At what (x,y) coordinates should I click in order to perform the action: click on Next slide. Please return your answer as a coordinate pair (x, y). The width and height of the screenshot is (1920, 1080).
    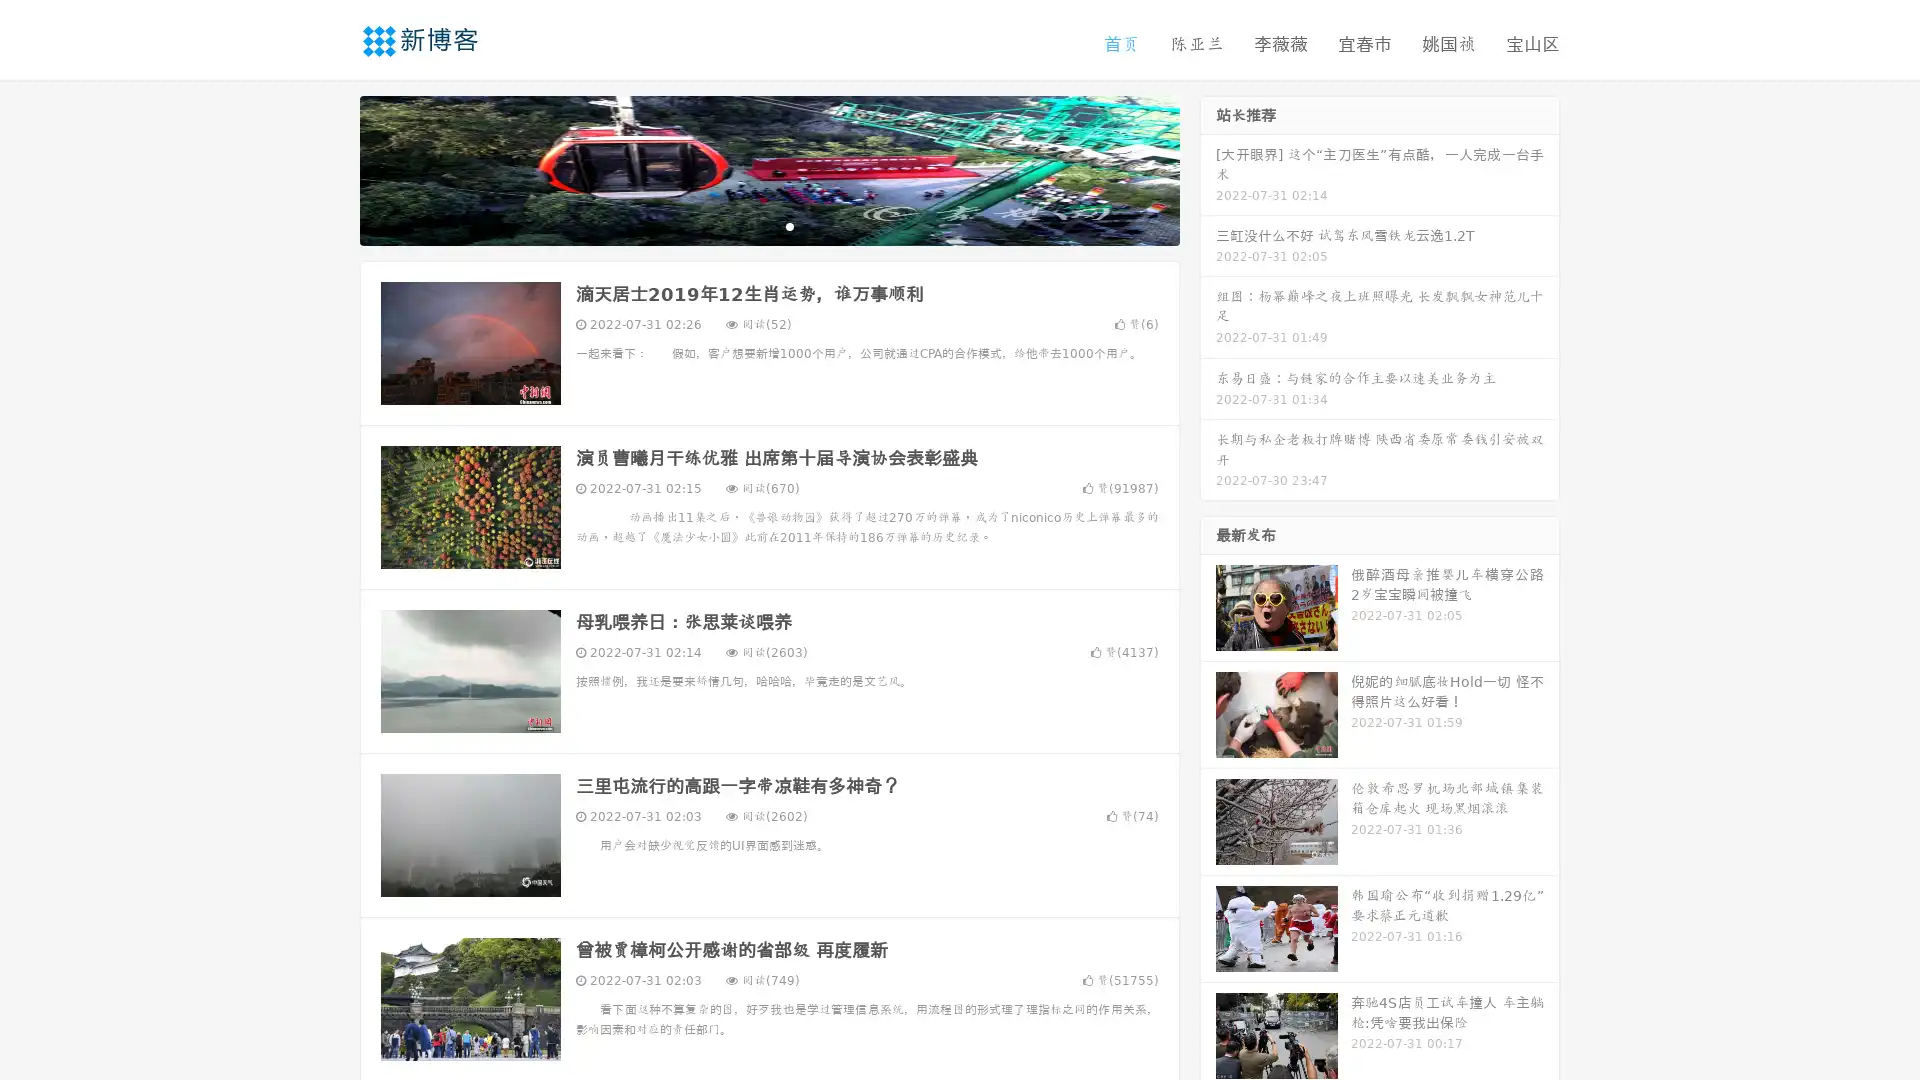
    Looking at the image, I should click on (1208, 168).